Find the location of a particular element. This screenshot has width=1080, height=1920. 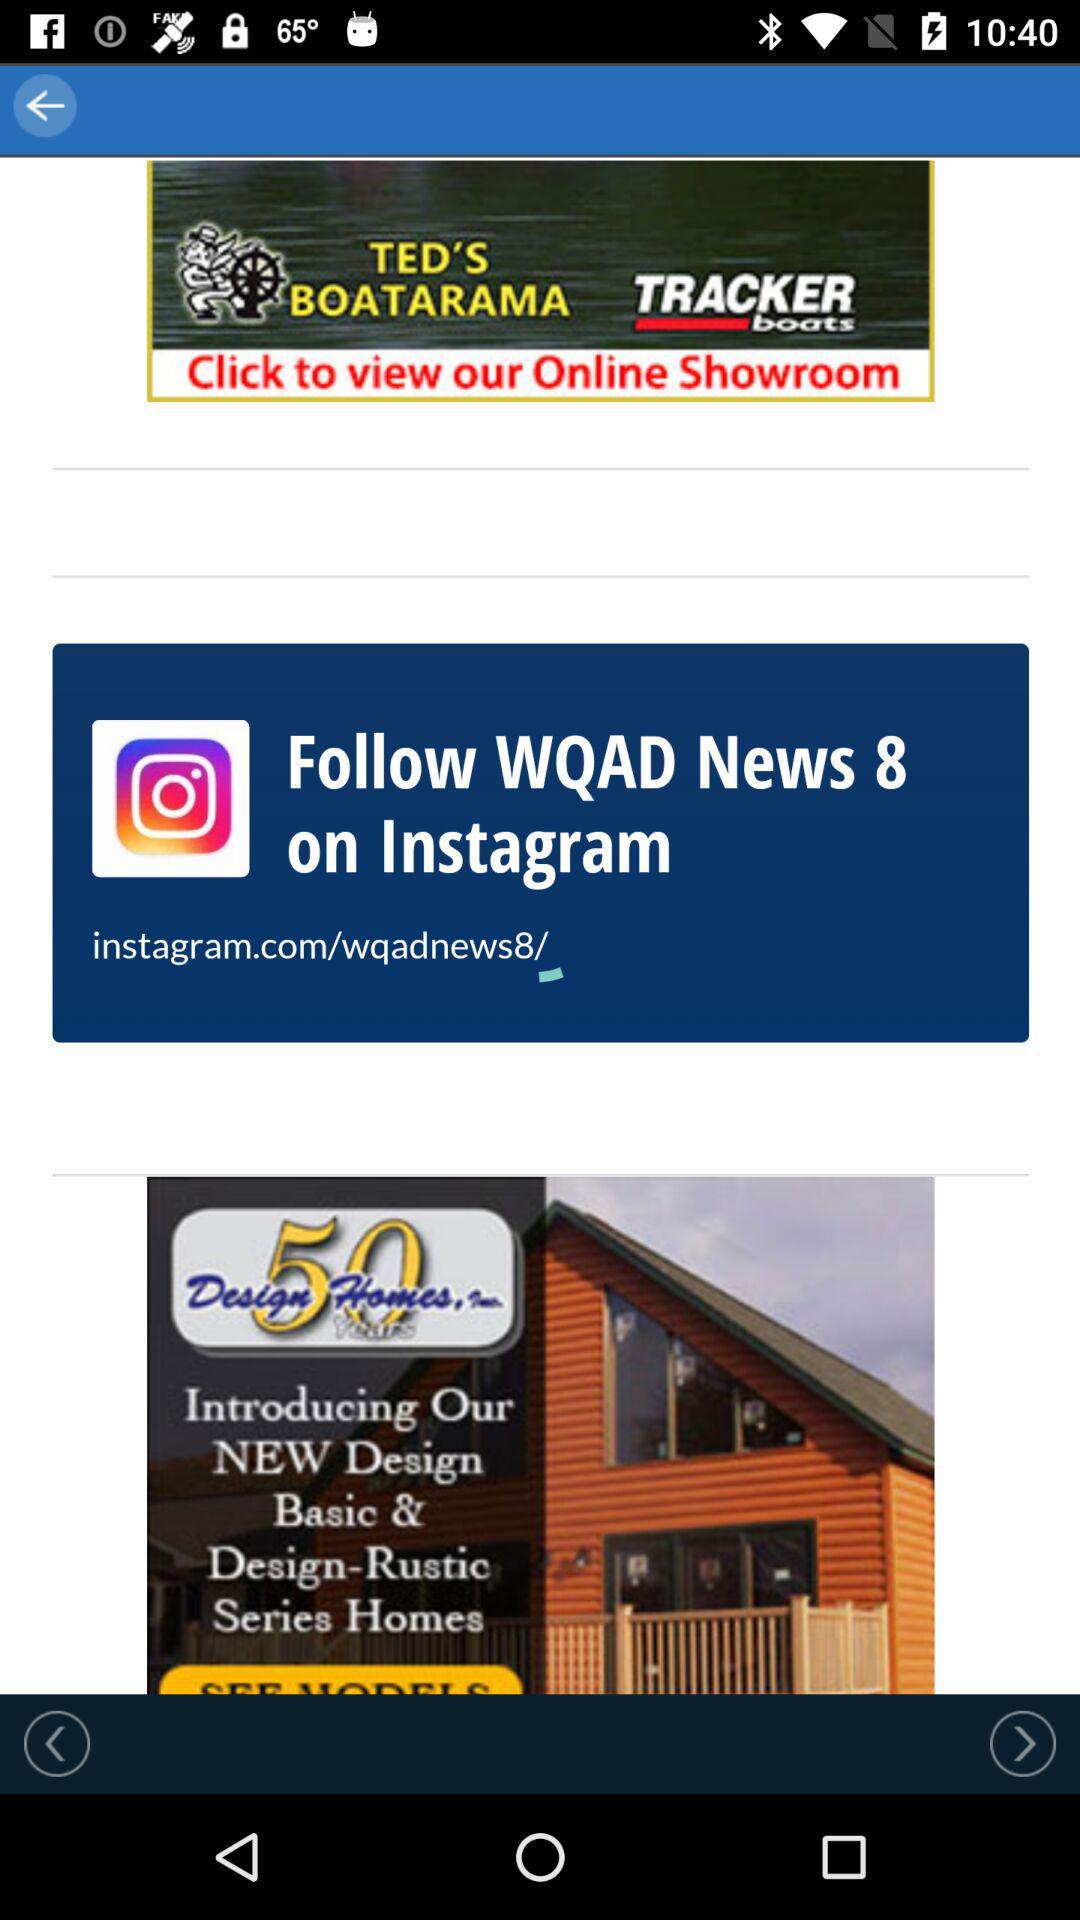

the arrow_backward icon is located at coordinates (57, 104).